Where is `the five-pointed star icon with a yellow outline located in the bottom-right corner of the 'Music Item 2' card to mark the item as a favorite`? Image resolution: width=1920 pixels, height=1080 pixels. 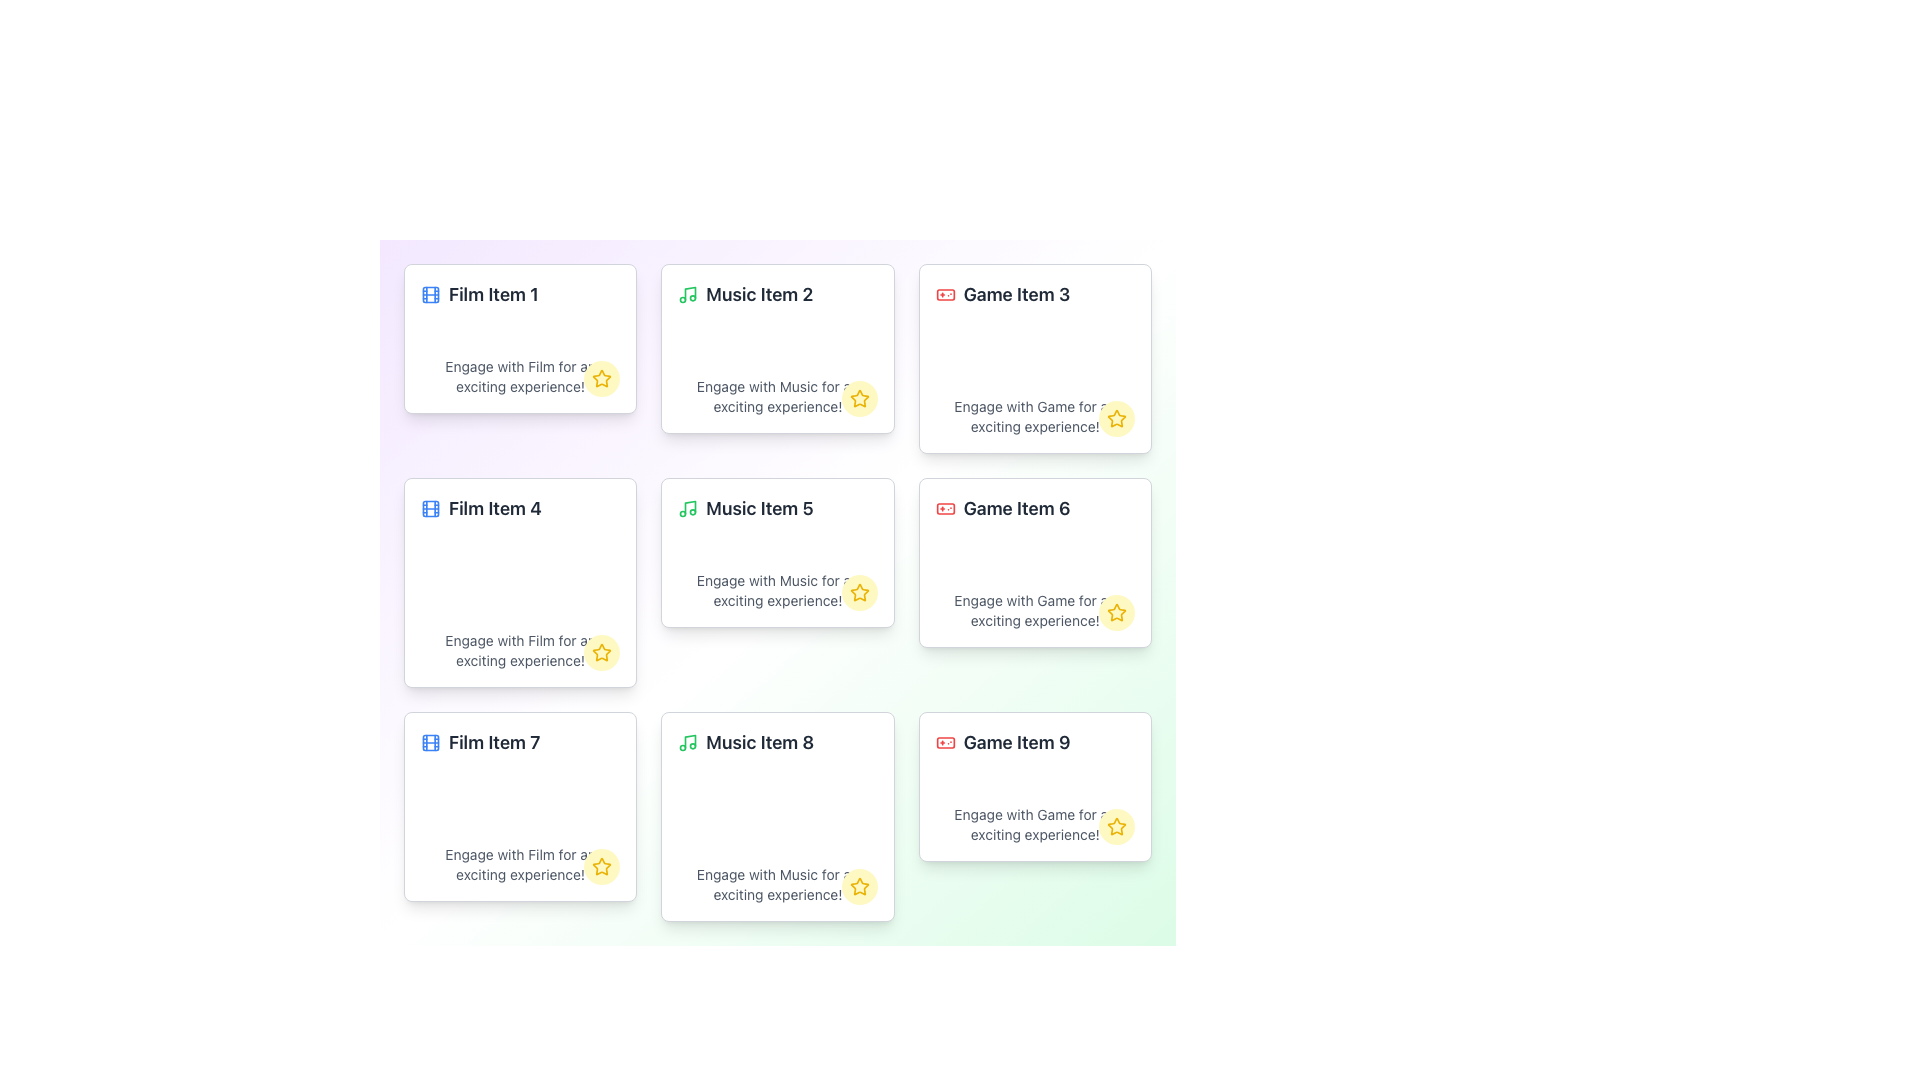
the five-pointed star icon with a yellow outline located in the bottom-right corner of the 'Music Item 2' card to mark the item as a favorite is located at coordinates (859, 398).